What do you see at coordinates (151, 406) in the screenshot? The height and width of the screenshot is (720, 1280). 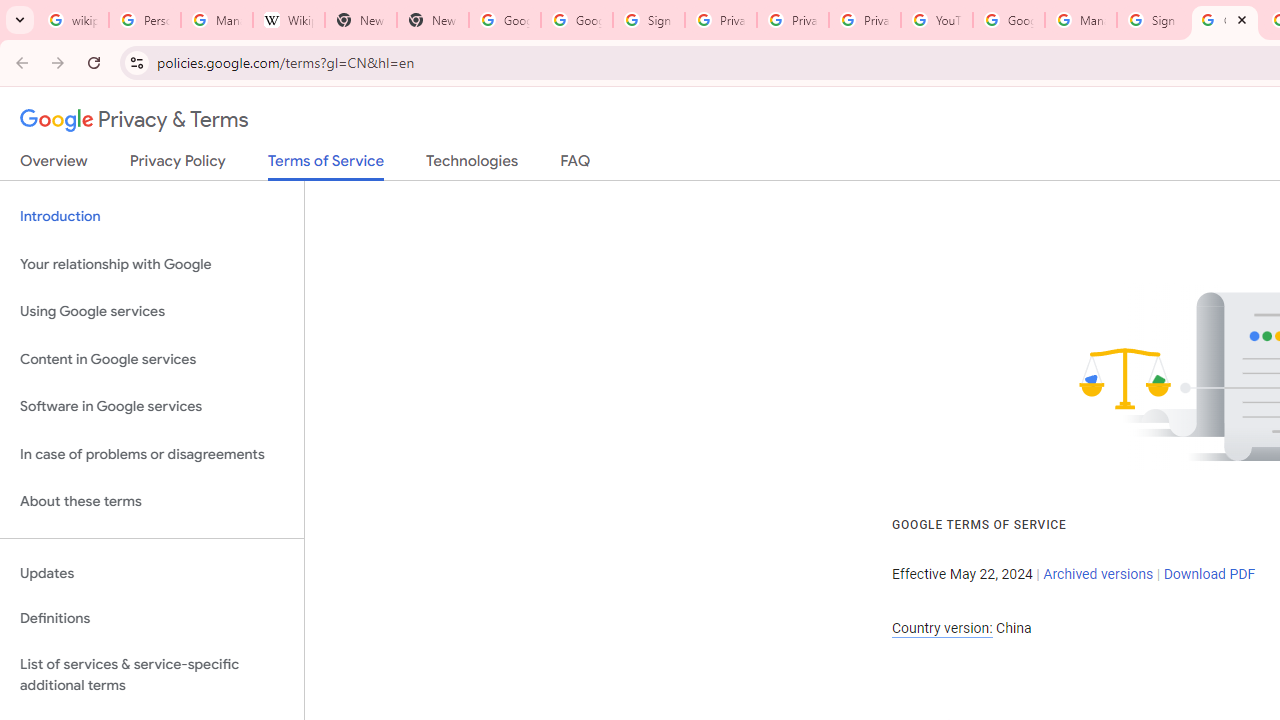 I see `'Software in Google services'` at bounding box center [151, 406].